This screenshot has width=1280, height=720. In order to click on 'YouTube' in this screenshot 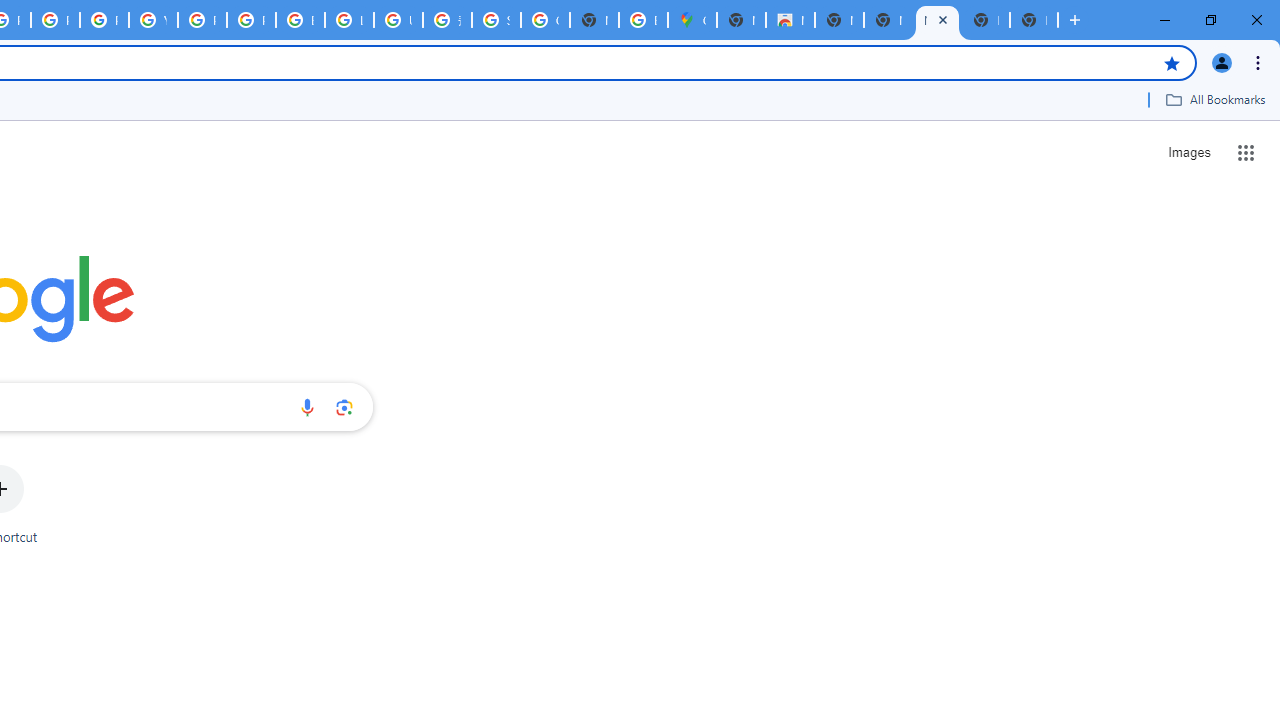, I will do `click(152, 20)`.